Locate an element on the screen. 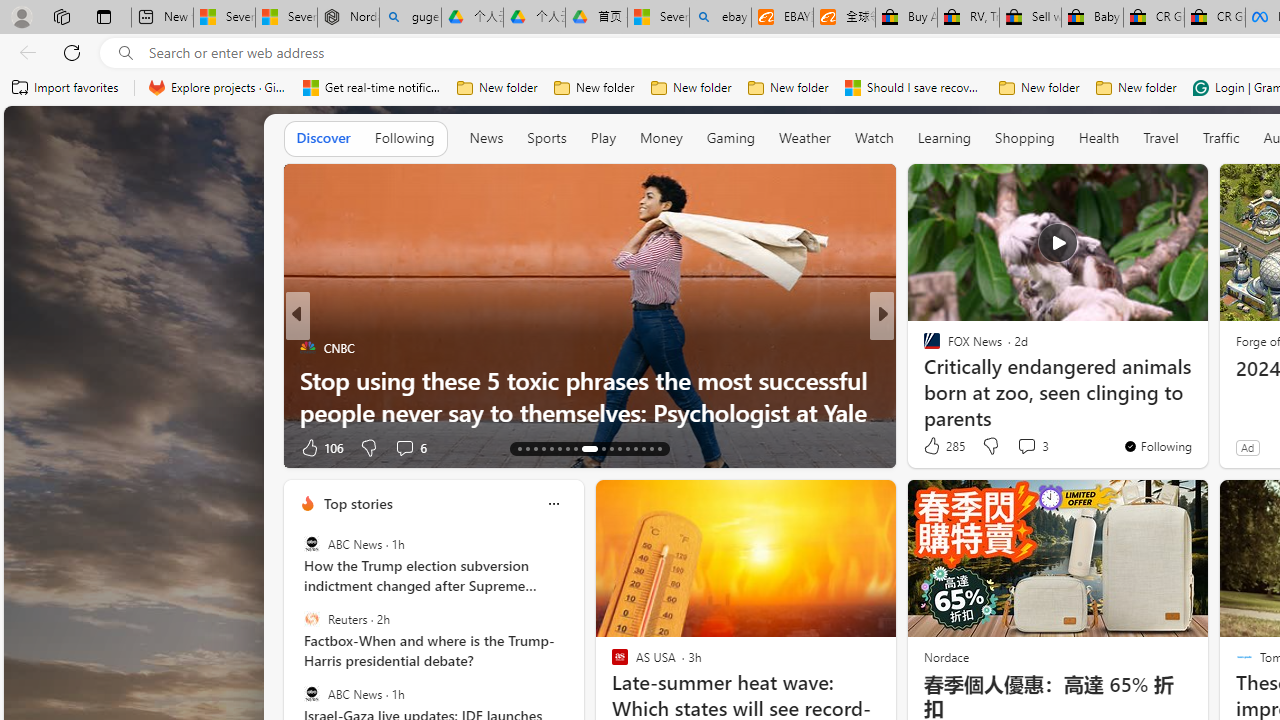  'AutomationID: tab-21' is located at coordinates (582, 447).